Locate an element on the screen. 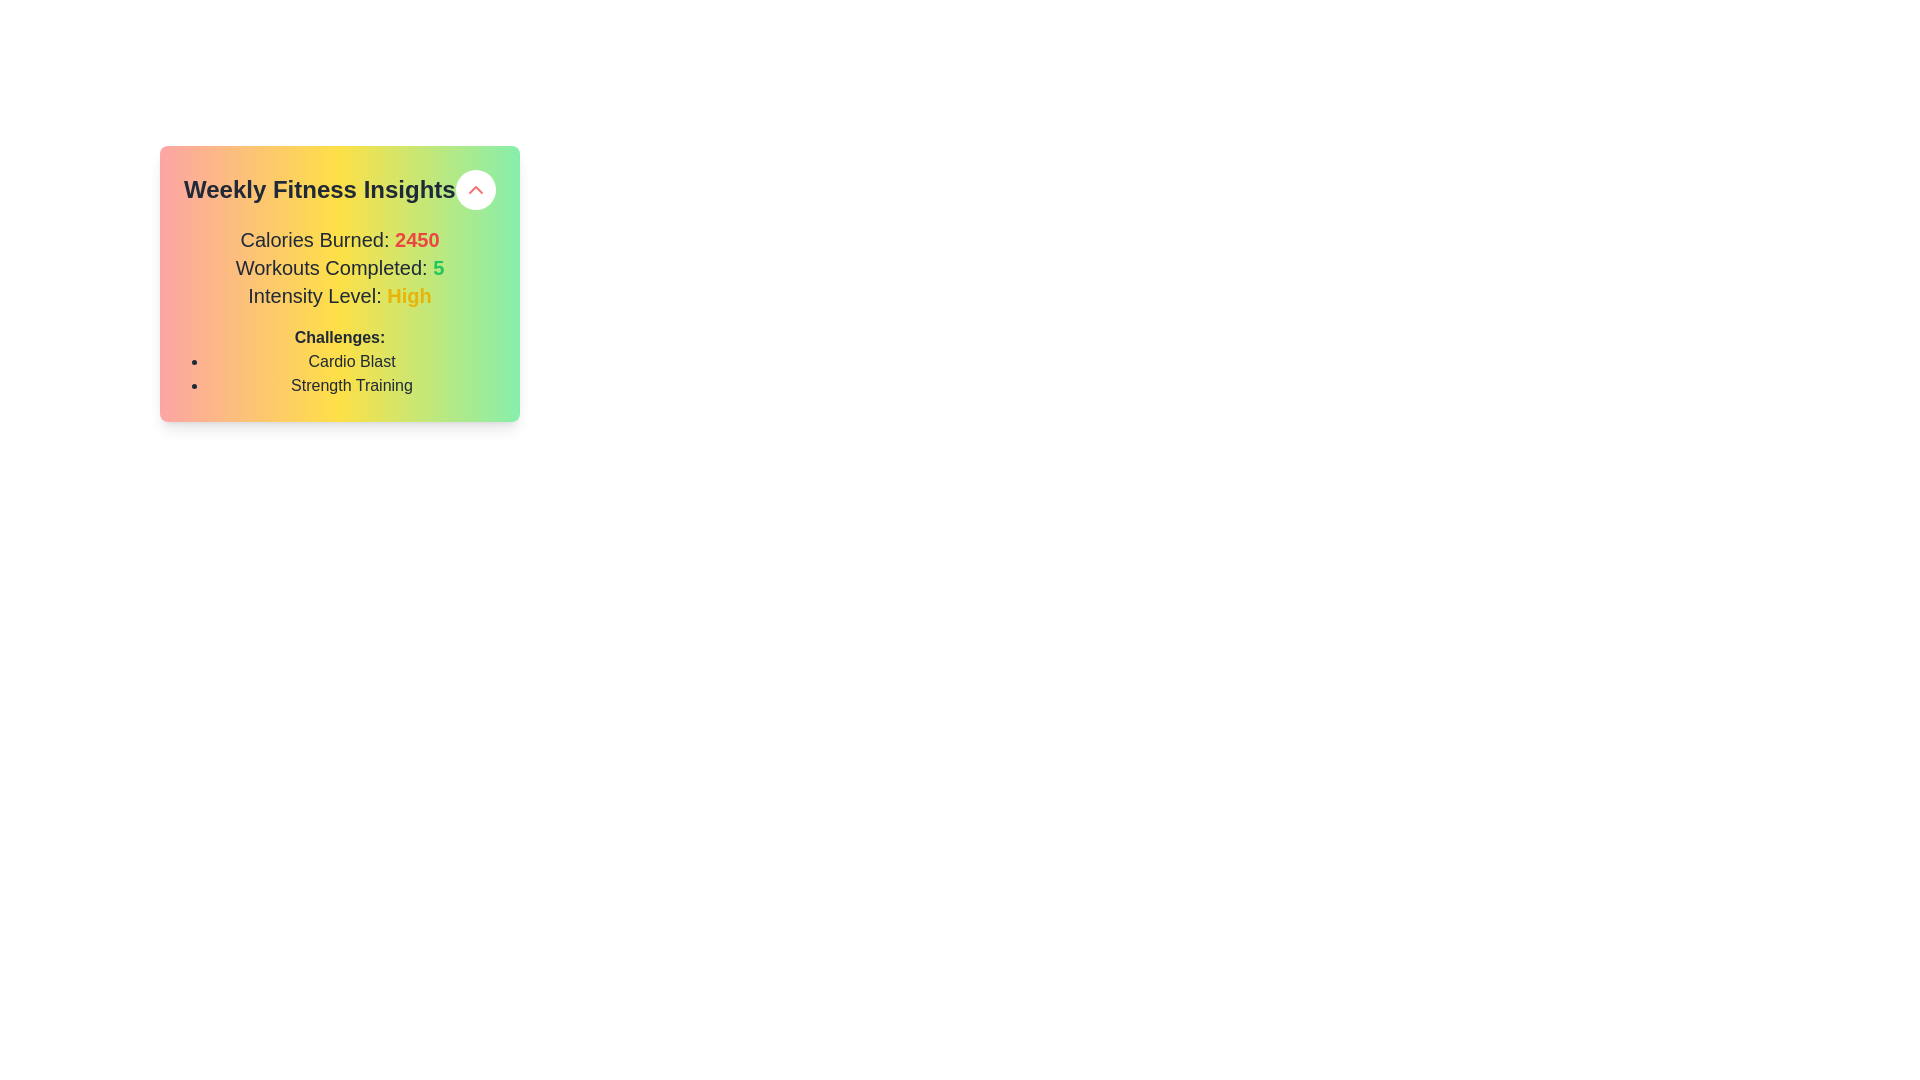  the bold yellow text 'High' within the statement 'Intensity Level: High', which is visually distinct due to its color and styling, located to the right of 'Intensity Level:' in the fitness statistics card is located at coordinates (408, 296).